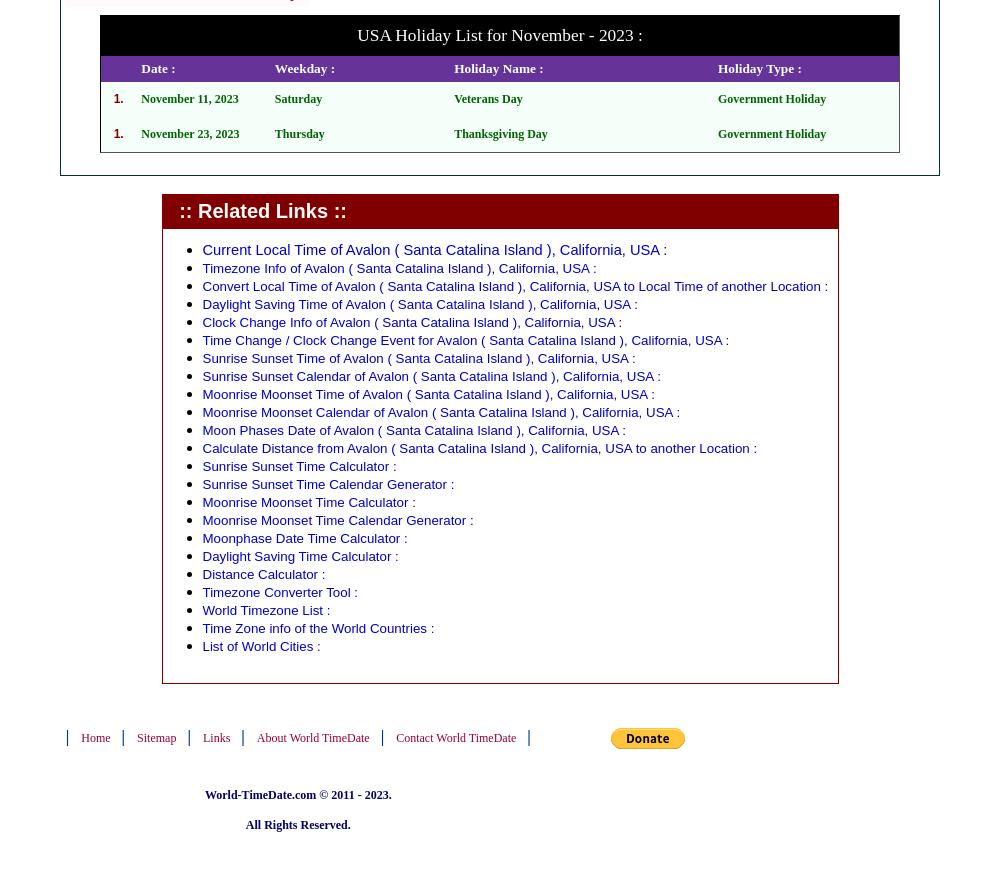 This screenshot has height=886, width=1000. What do you see at coordinates (399, 268) in the screenshot?
I see `'Timezone Info of Avalon ( Santa Catalina Island ), California, USA :'` at bounding box center [399, 268].